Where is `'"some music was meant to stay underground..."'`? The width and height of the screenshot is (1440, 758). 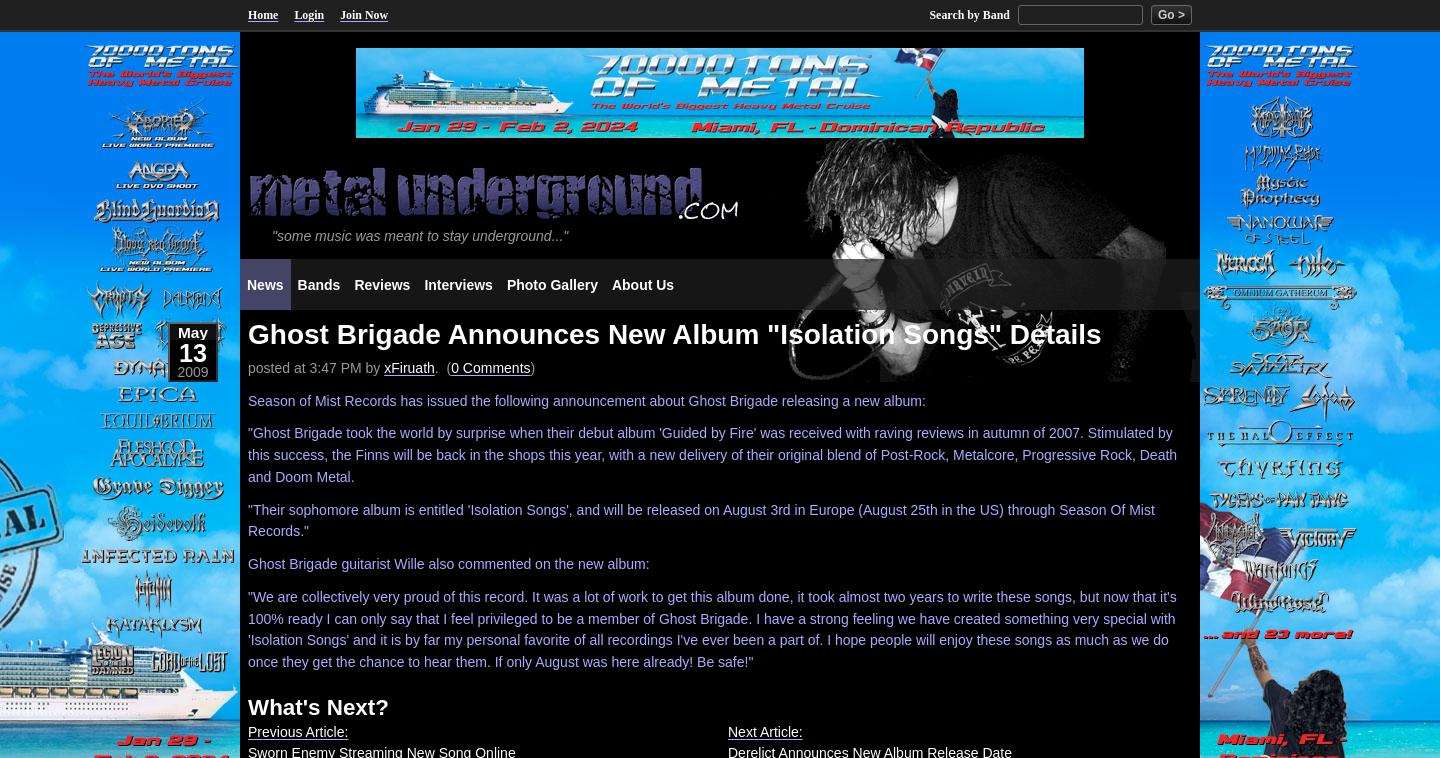
'"some music was meant to stay underground..."' is located at coordinates (419, 235).